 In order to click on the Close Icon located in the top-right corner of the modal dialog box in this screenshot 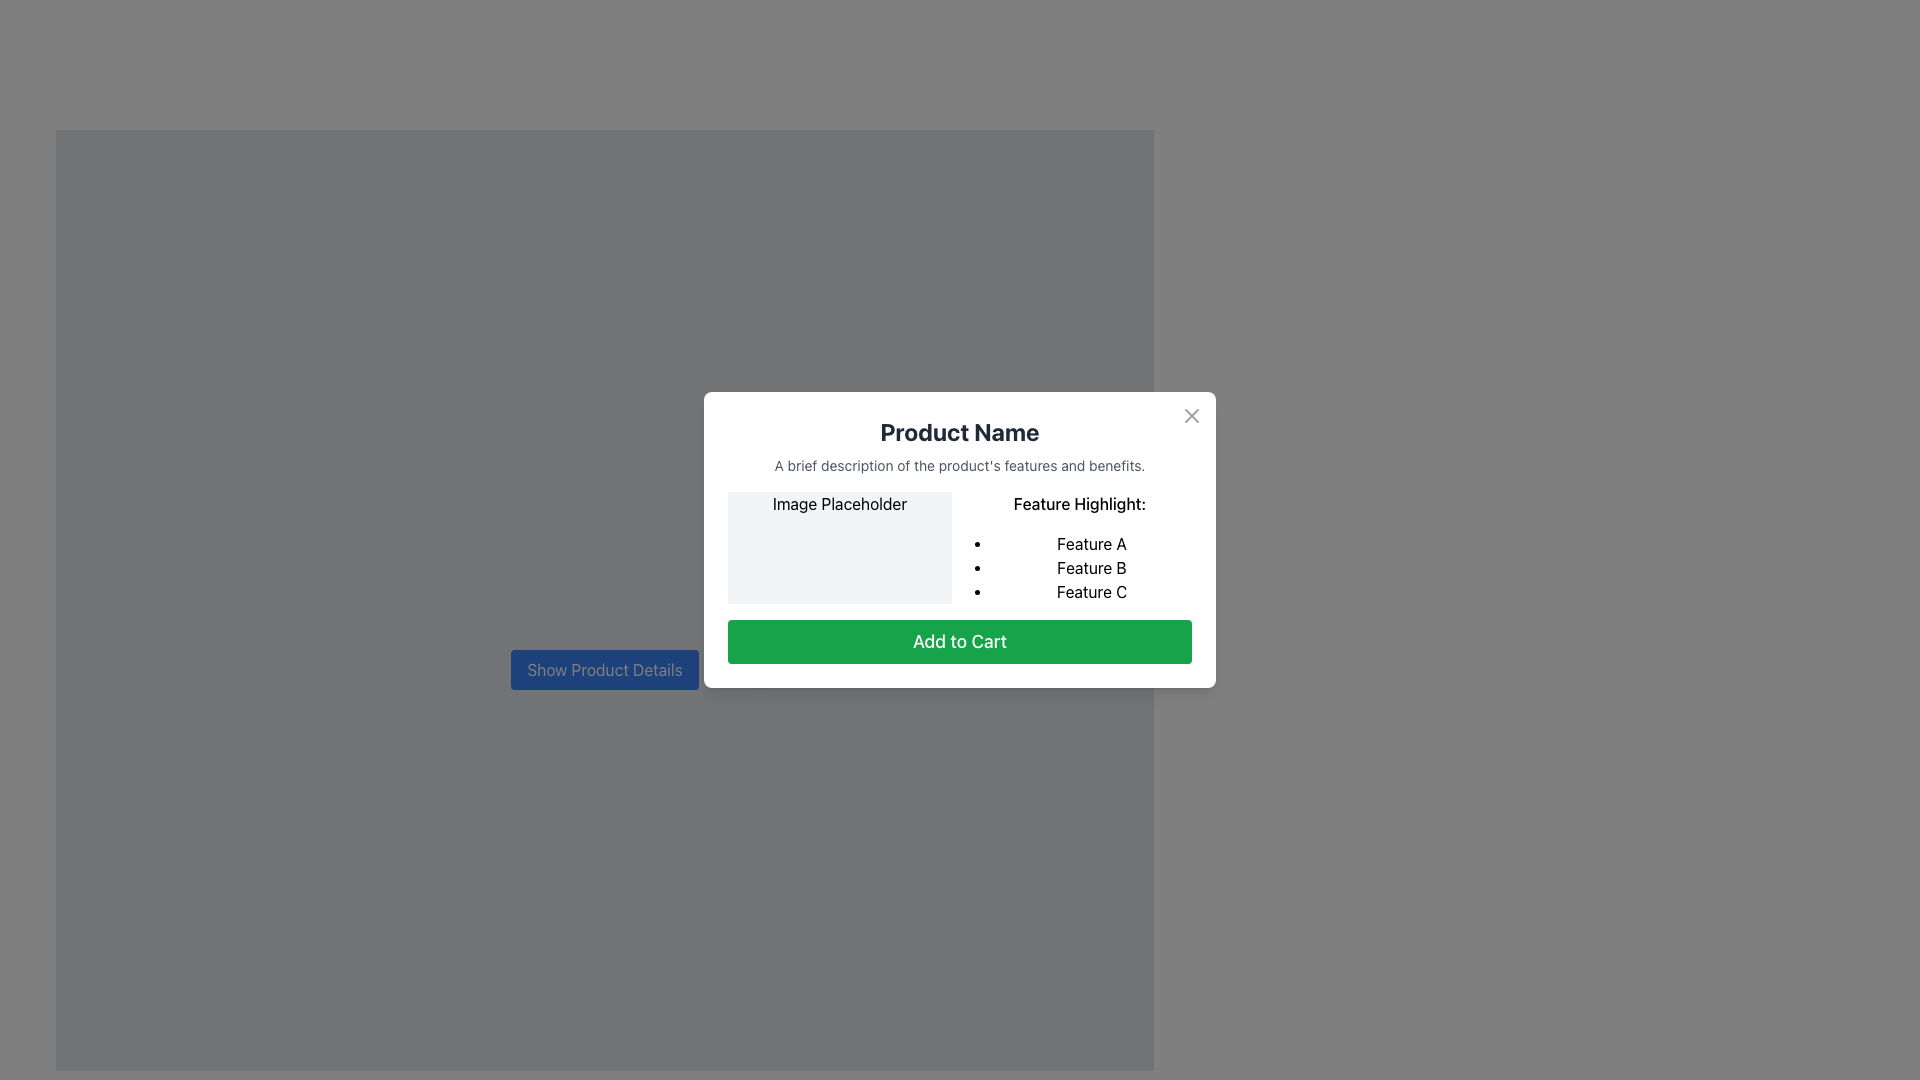, I will do `click(1191, 415)`.